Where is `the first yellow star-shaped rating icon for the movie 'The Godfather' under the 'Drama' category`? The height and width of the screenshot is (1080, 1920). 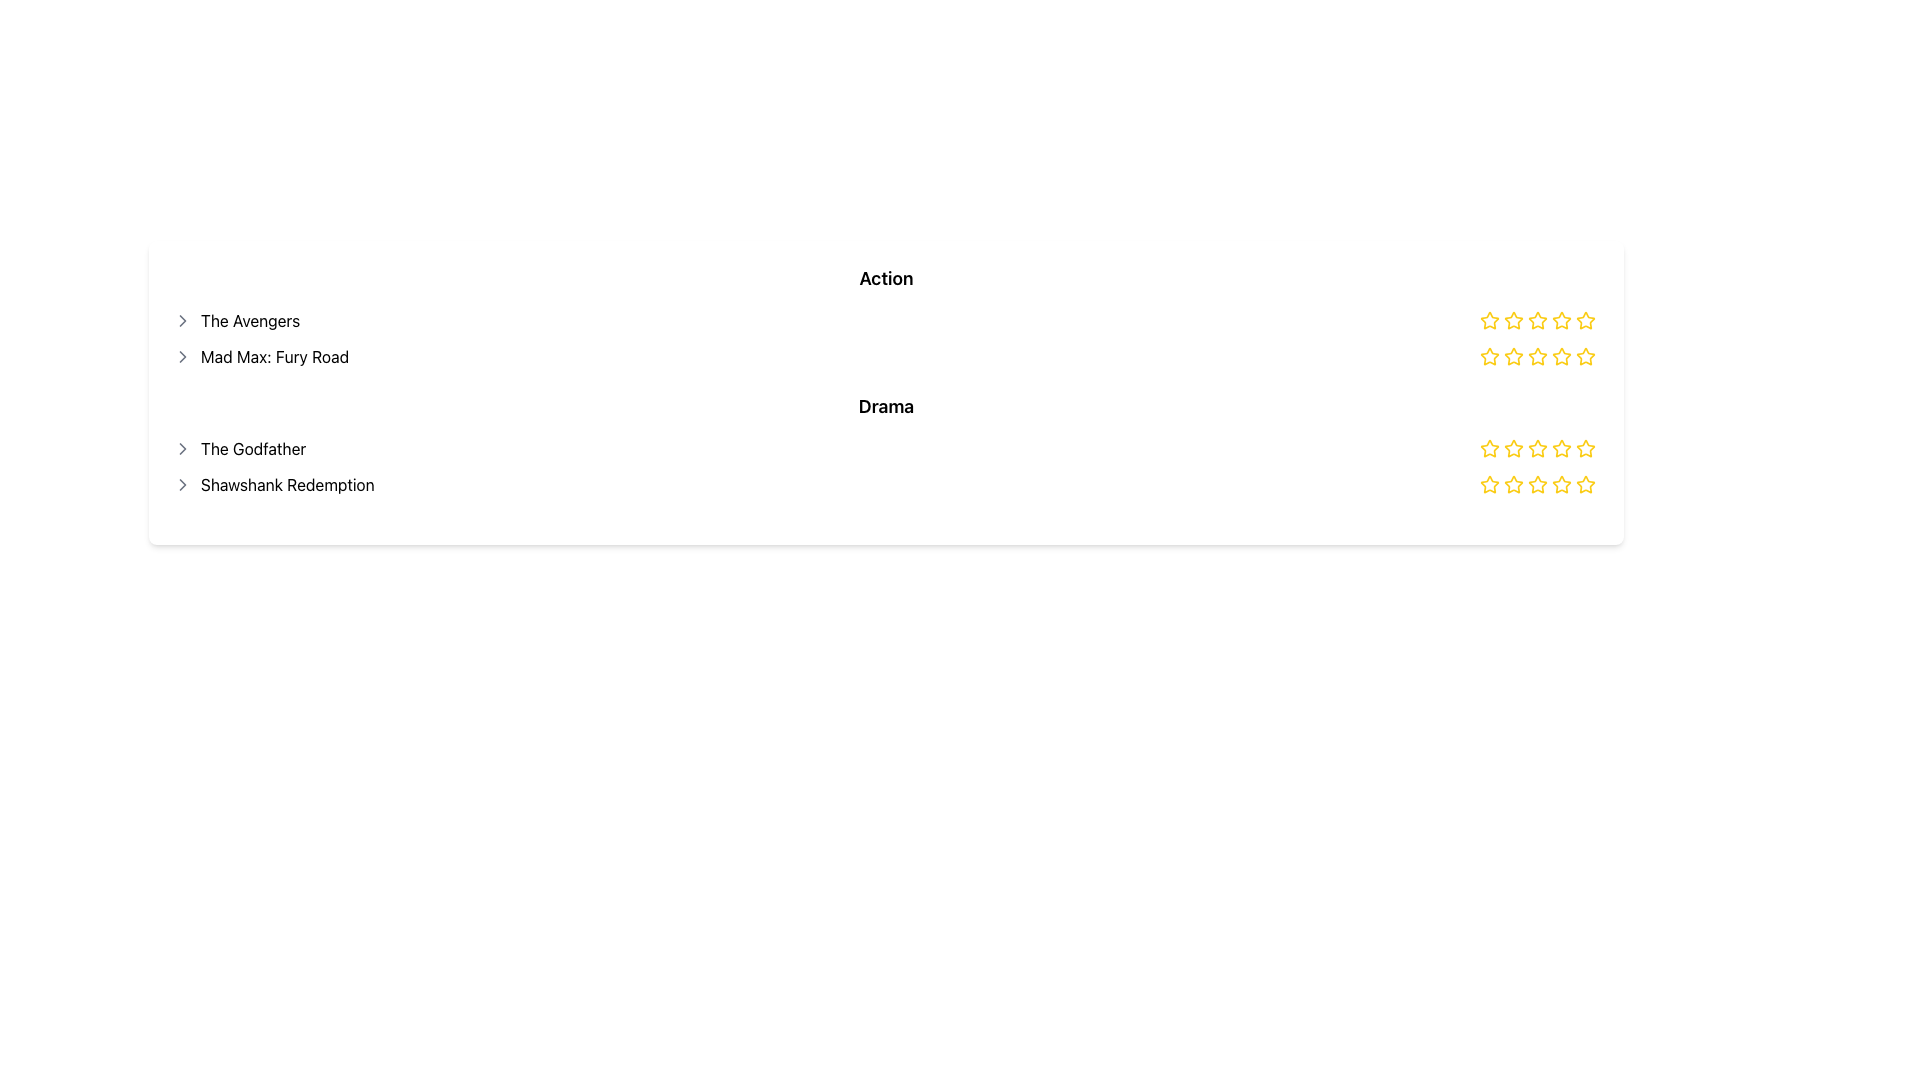 the first yellow star-shaped rating icon for the movie 'The Godfather' under the 'Drama' category is located at coordinates (1488, 446).